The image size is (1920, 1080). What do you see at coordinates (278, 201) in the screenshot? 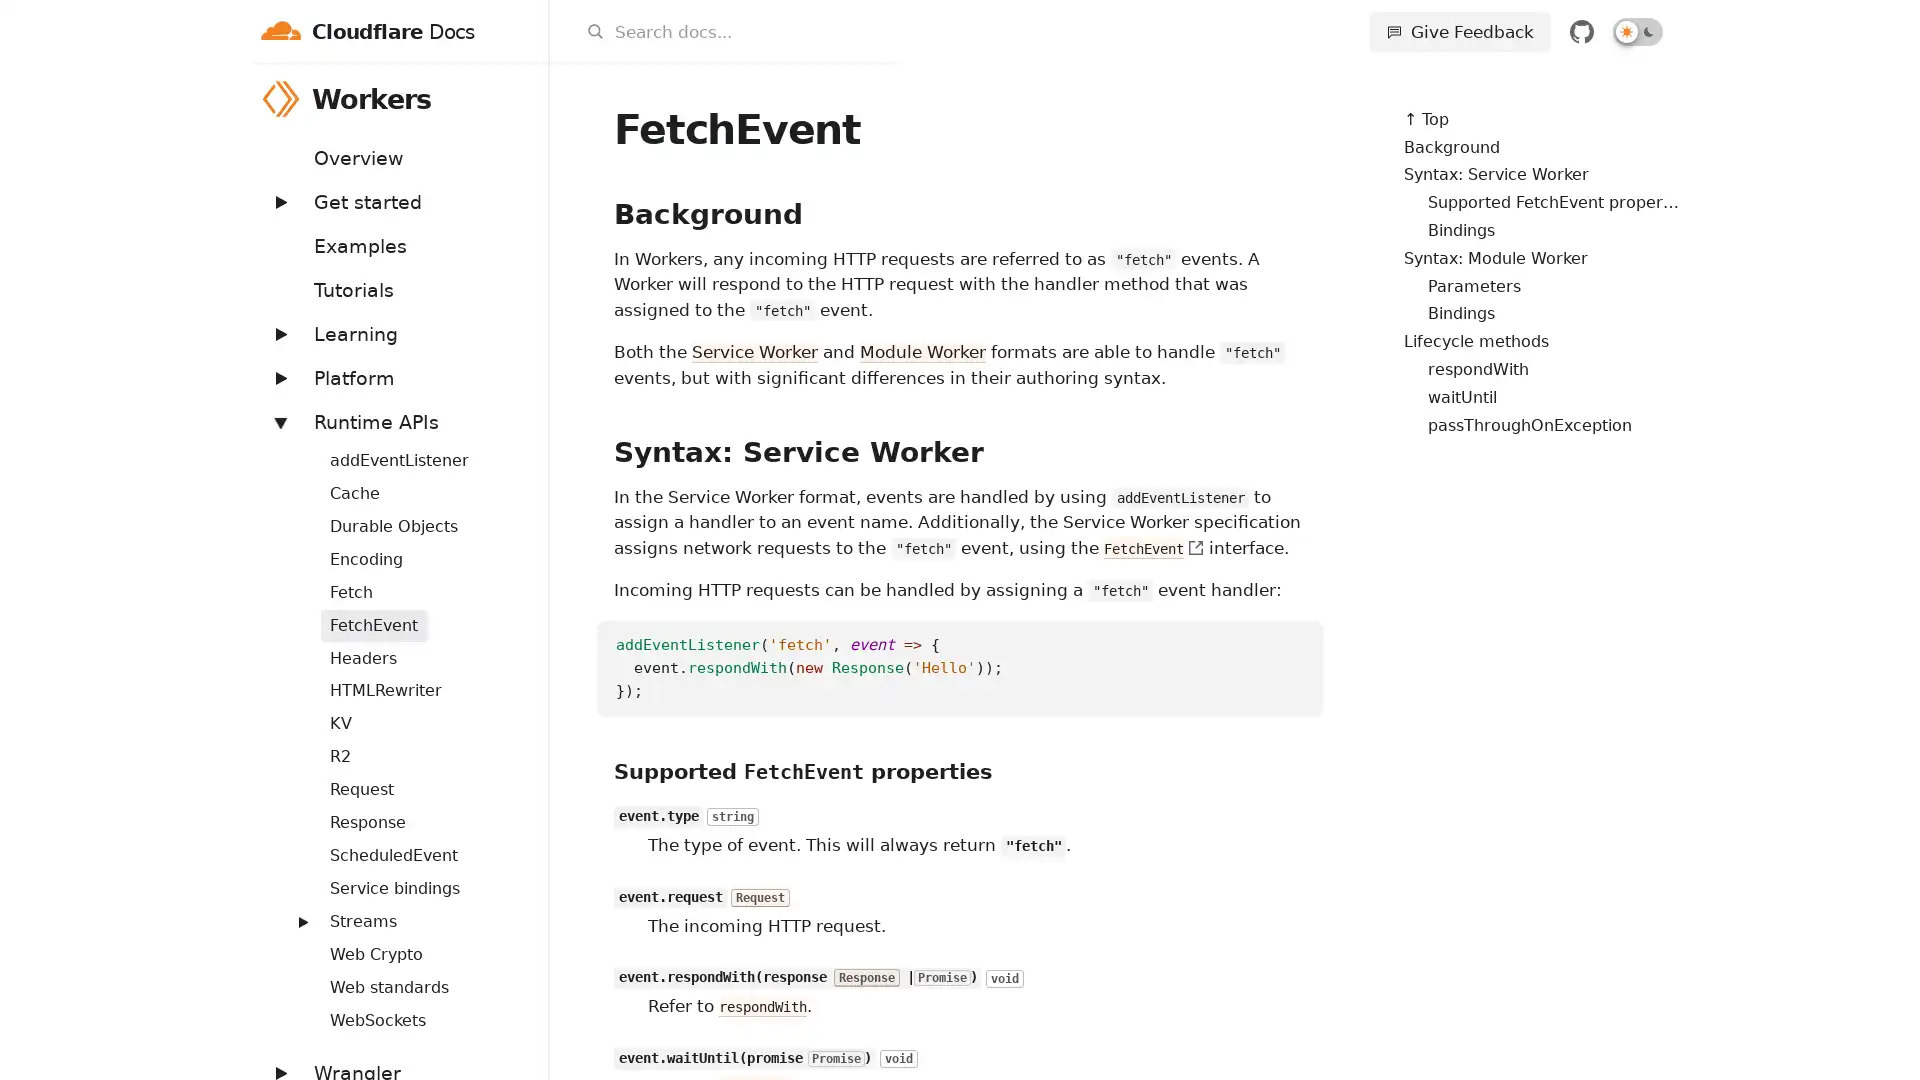
I see `Expand: Get started` at bounding box center [278, 201].